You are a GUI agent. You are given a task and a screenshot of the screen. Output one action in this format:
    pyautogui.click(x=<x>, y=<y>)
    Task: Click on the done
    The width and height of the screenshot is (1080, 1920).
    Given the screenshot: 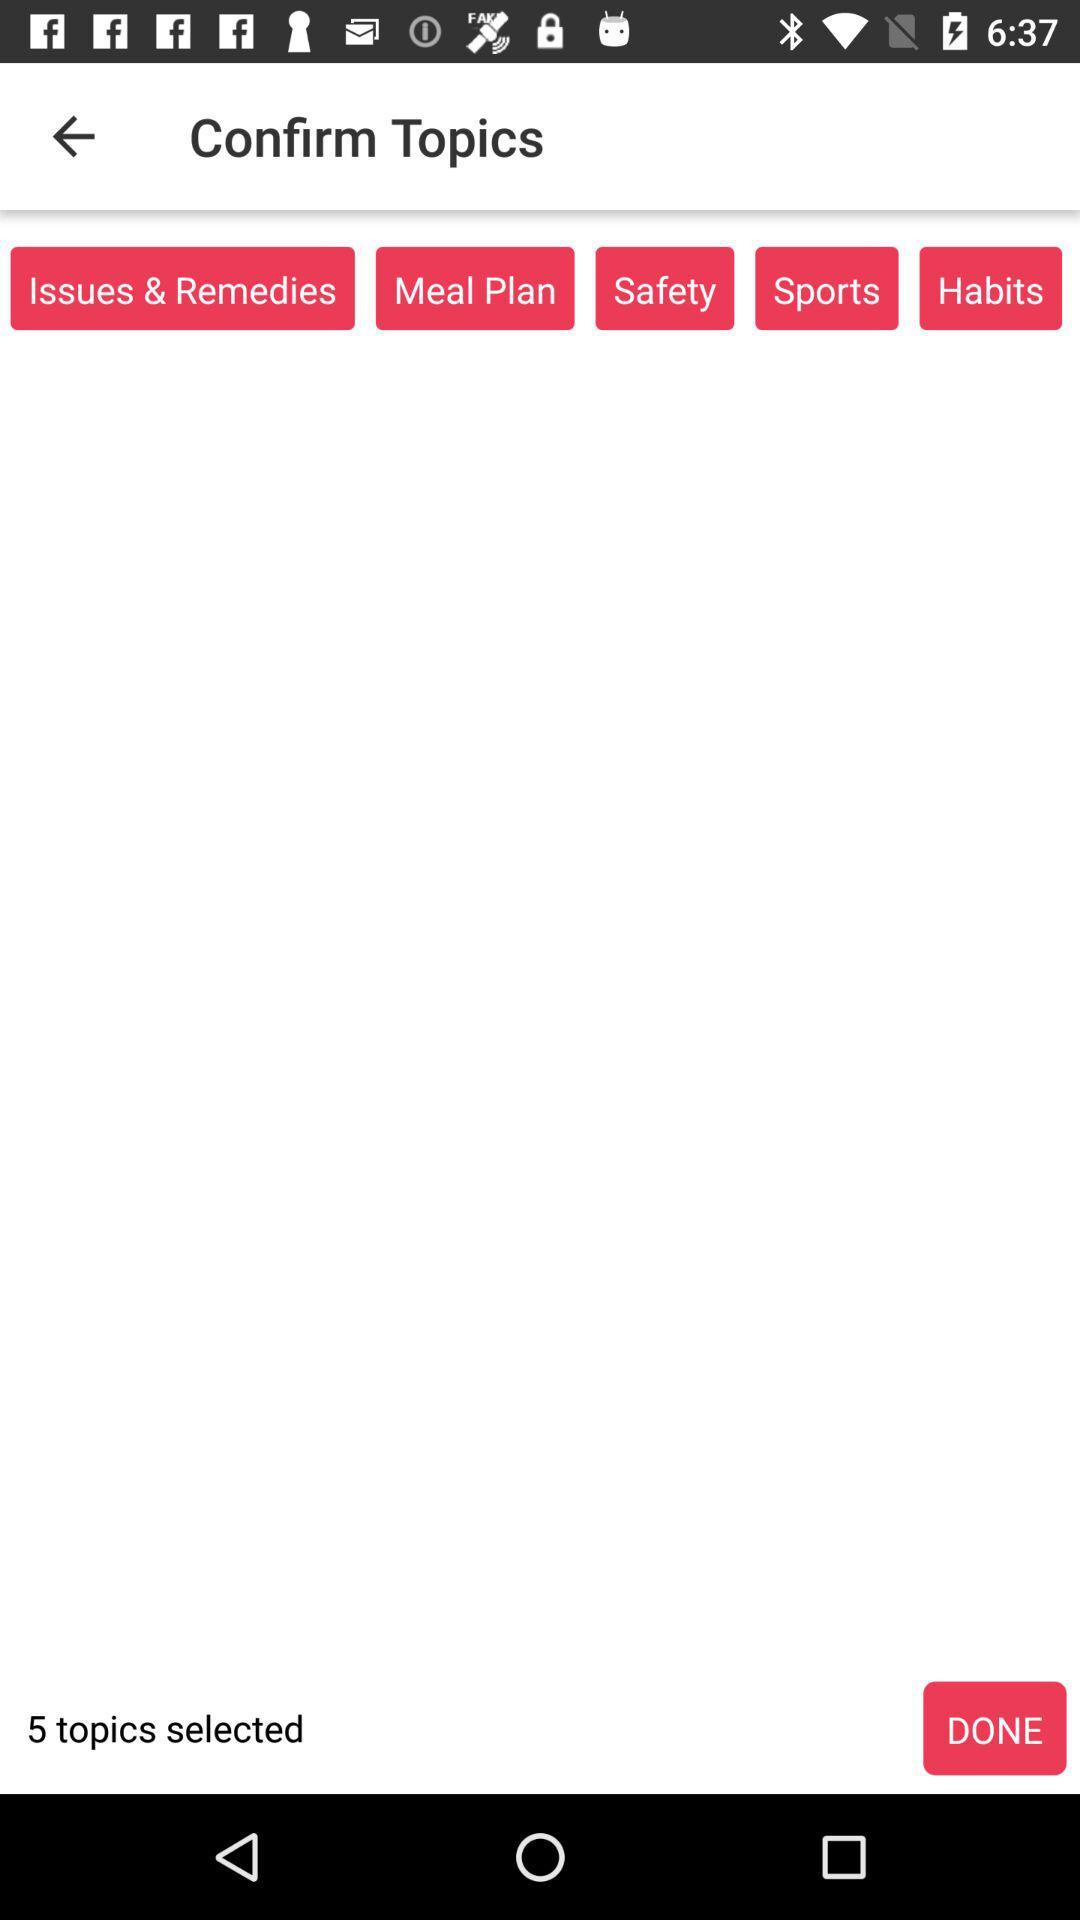 What is the action you would take?
    pyautogui.click(x=994, y=1728)
    